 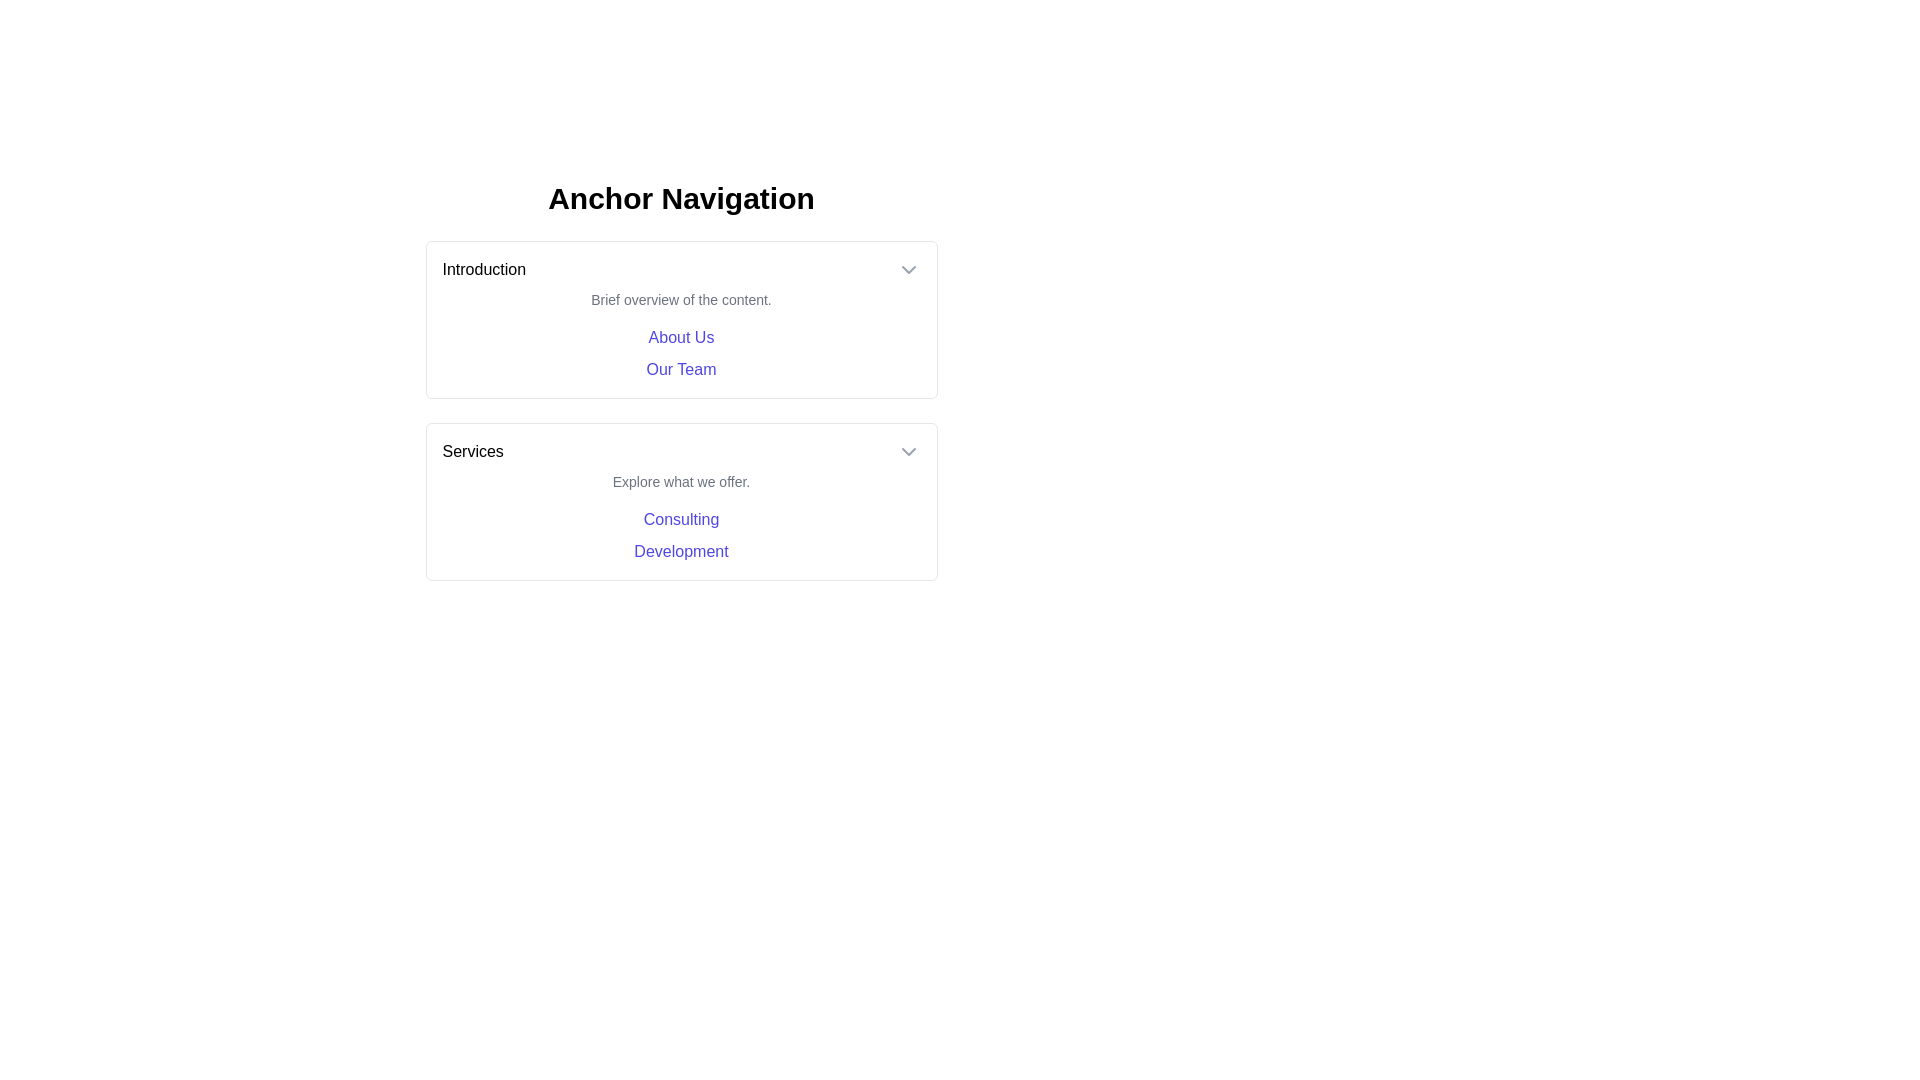 I want to click on the 'About Us' hyperlink located under the 'Introduction' header, so click(x=681, y=353).